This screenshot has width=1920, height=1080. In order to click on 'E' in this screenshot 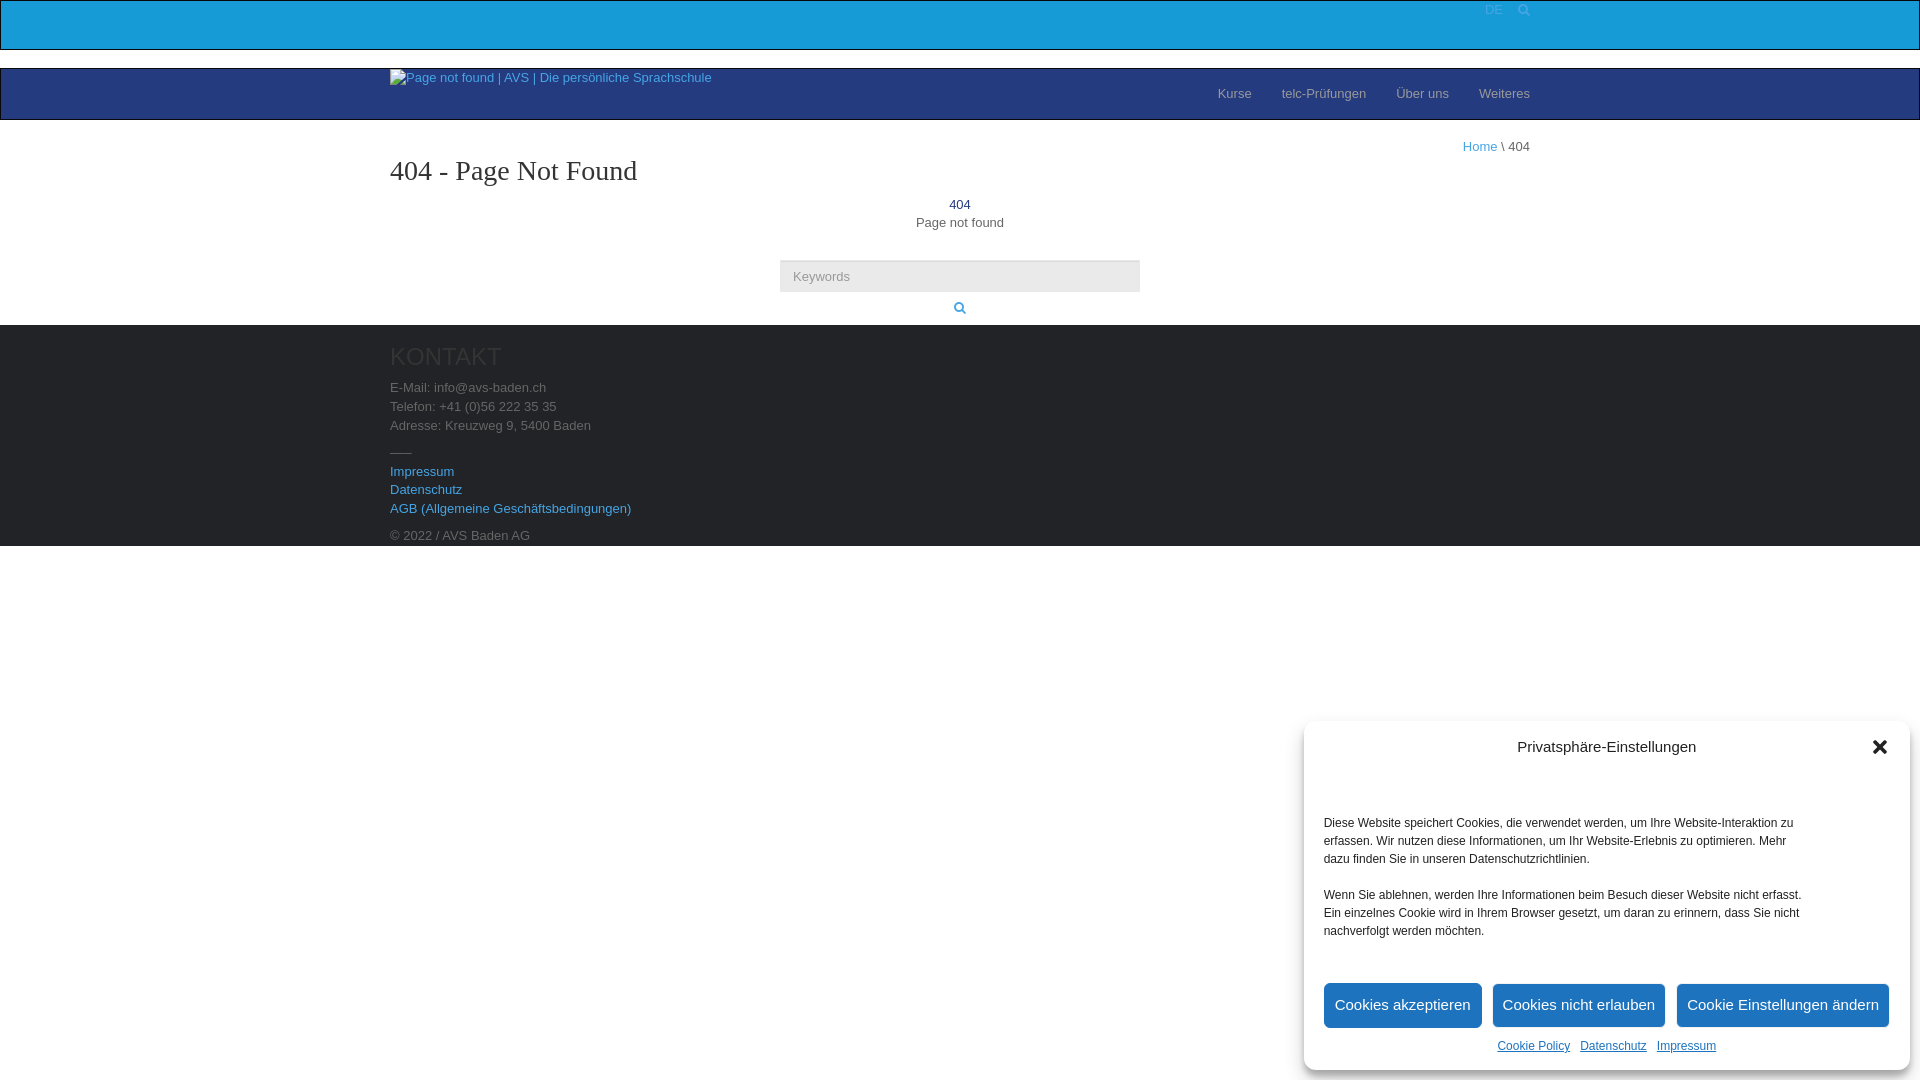, I will do `click(1493, 9)`.